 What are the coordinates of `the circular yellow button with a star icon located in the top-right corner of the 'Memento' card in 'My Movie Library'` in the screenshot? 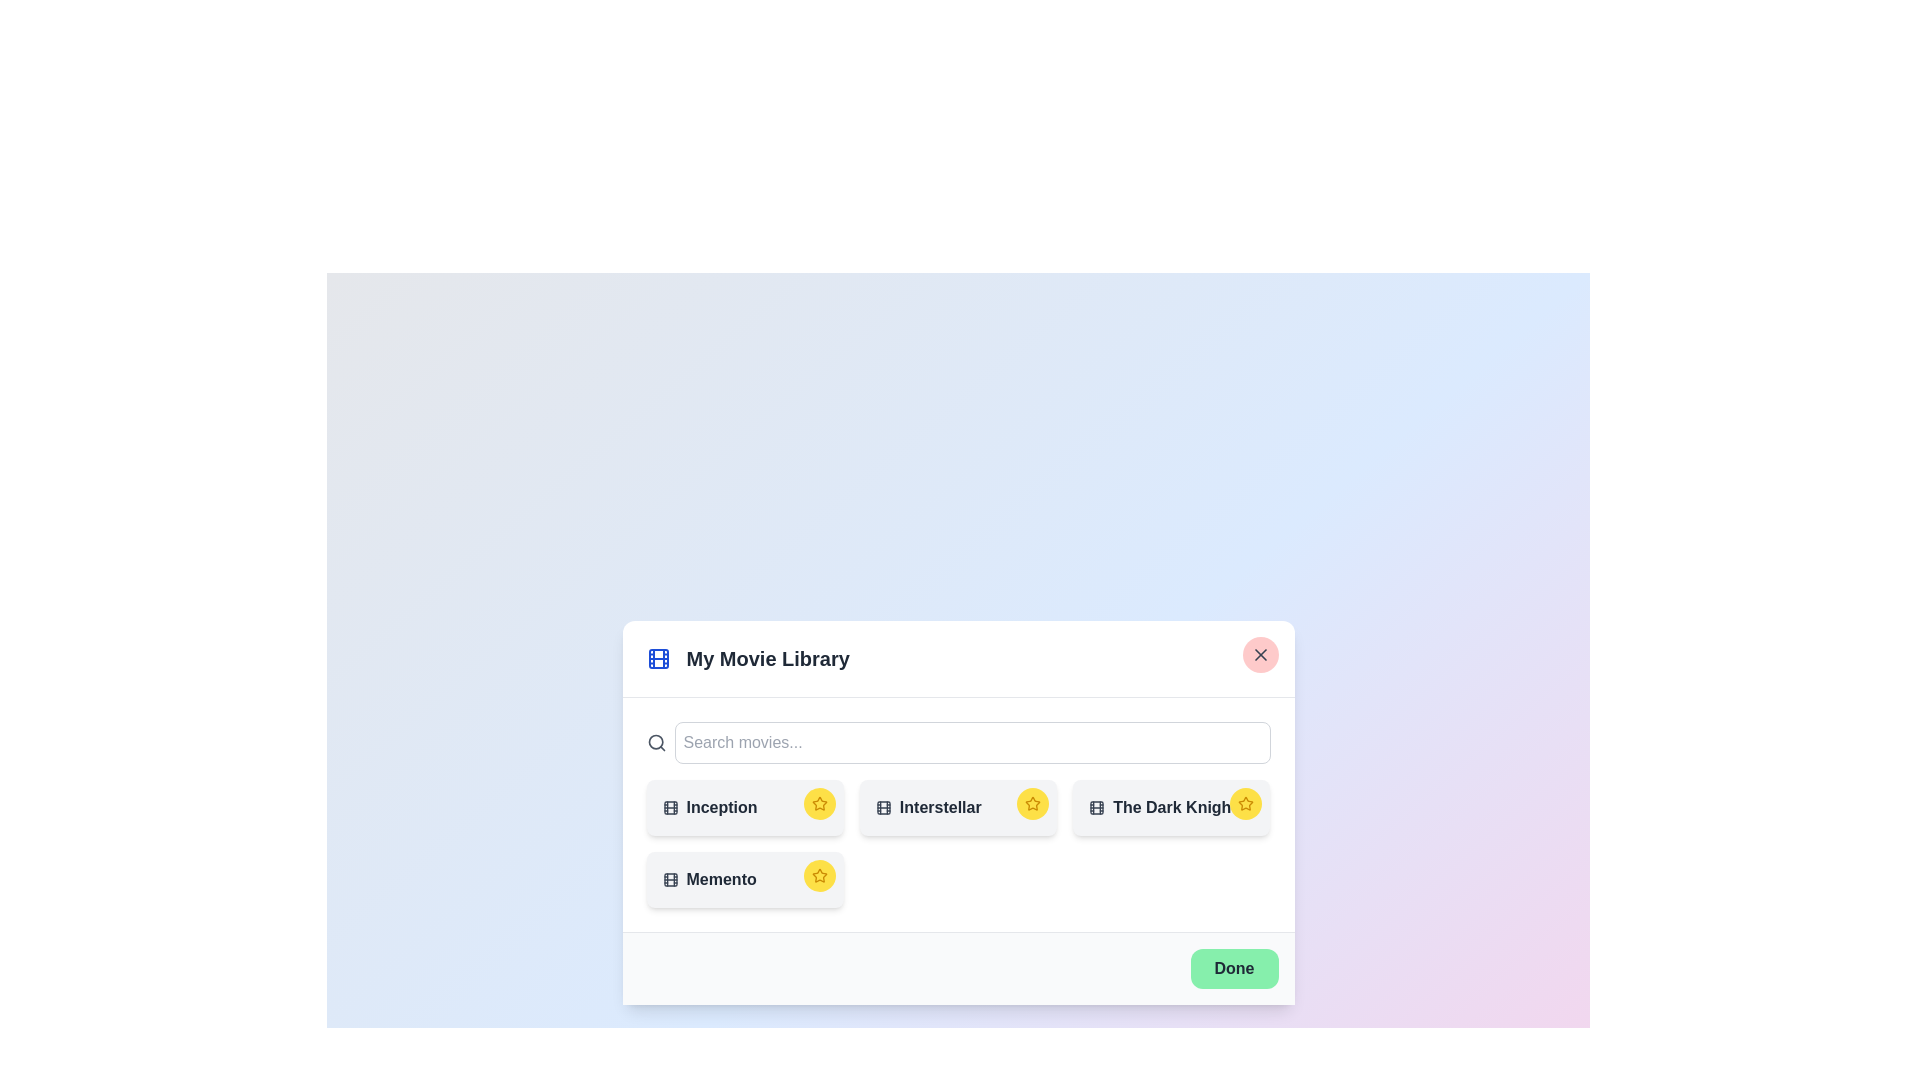 It's located at (819, 874).